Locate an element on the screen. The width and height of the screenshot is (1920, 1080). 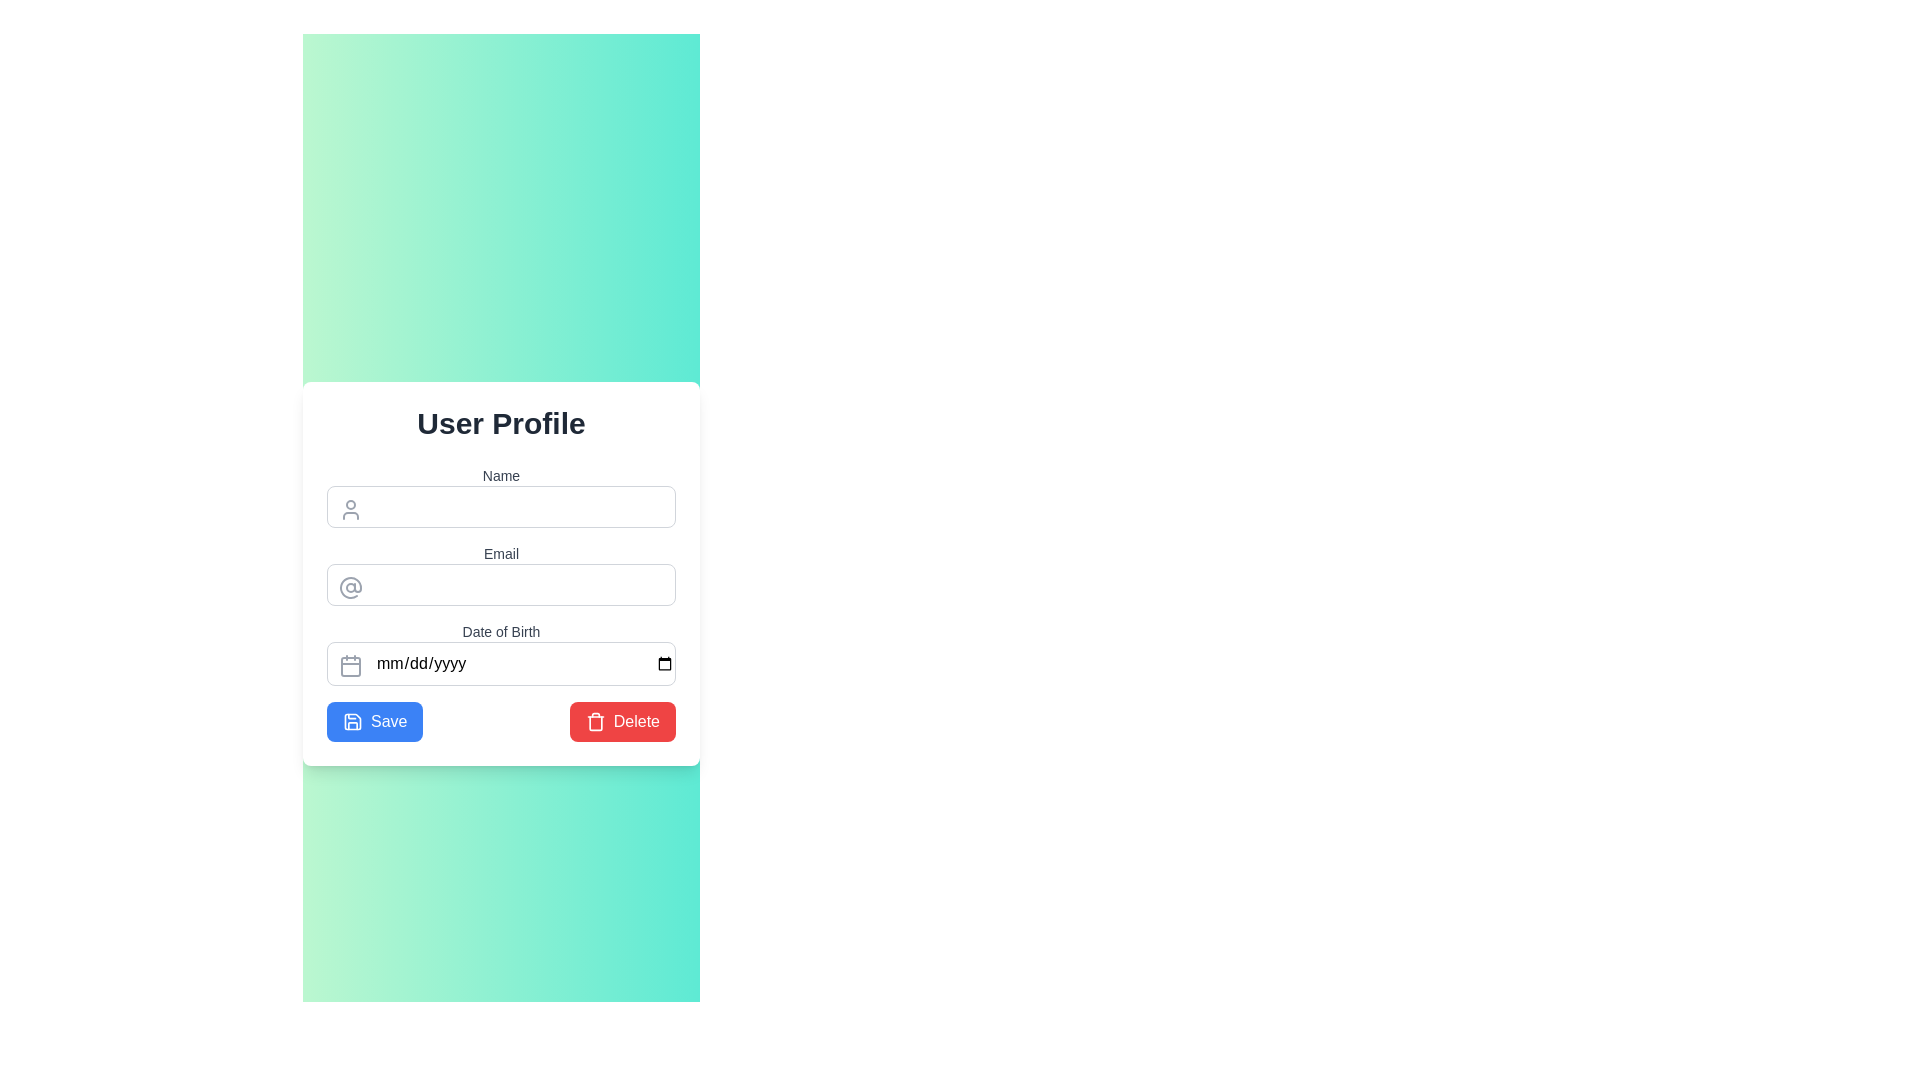
the label that describes the date of birth input field in the 'User Profile' form, which is the third labeled field above the corresponding input field is located at coordinates (501, 632).